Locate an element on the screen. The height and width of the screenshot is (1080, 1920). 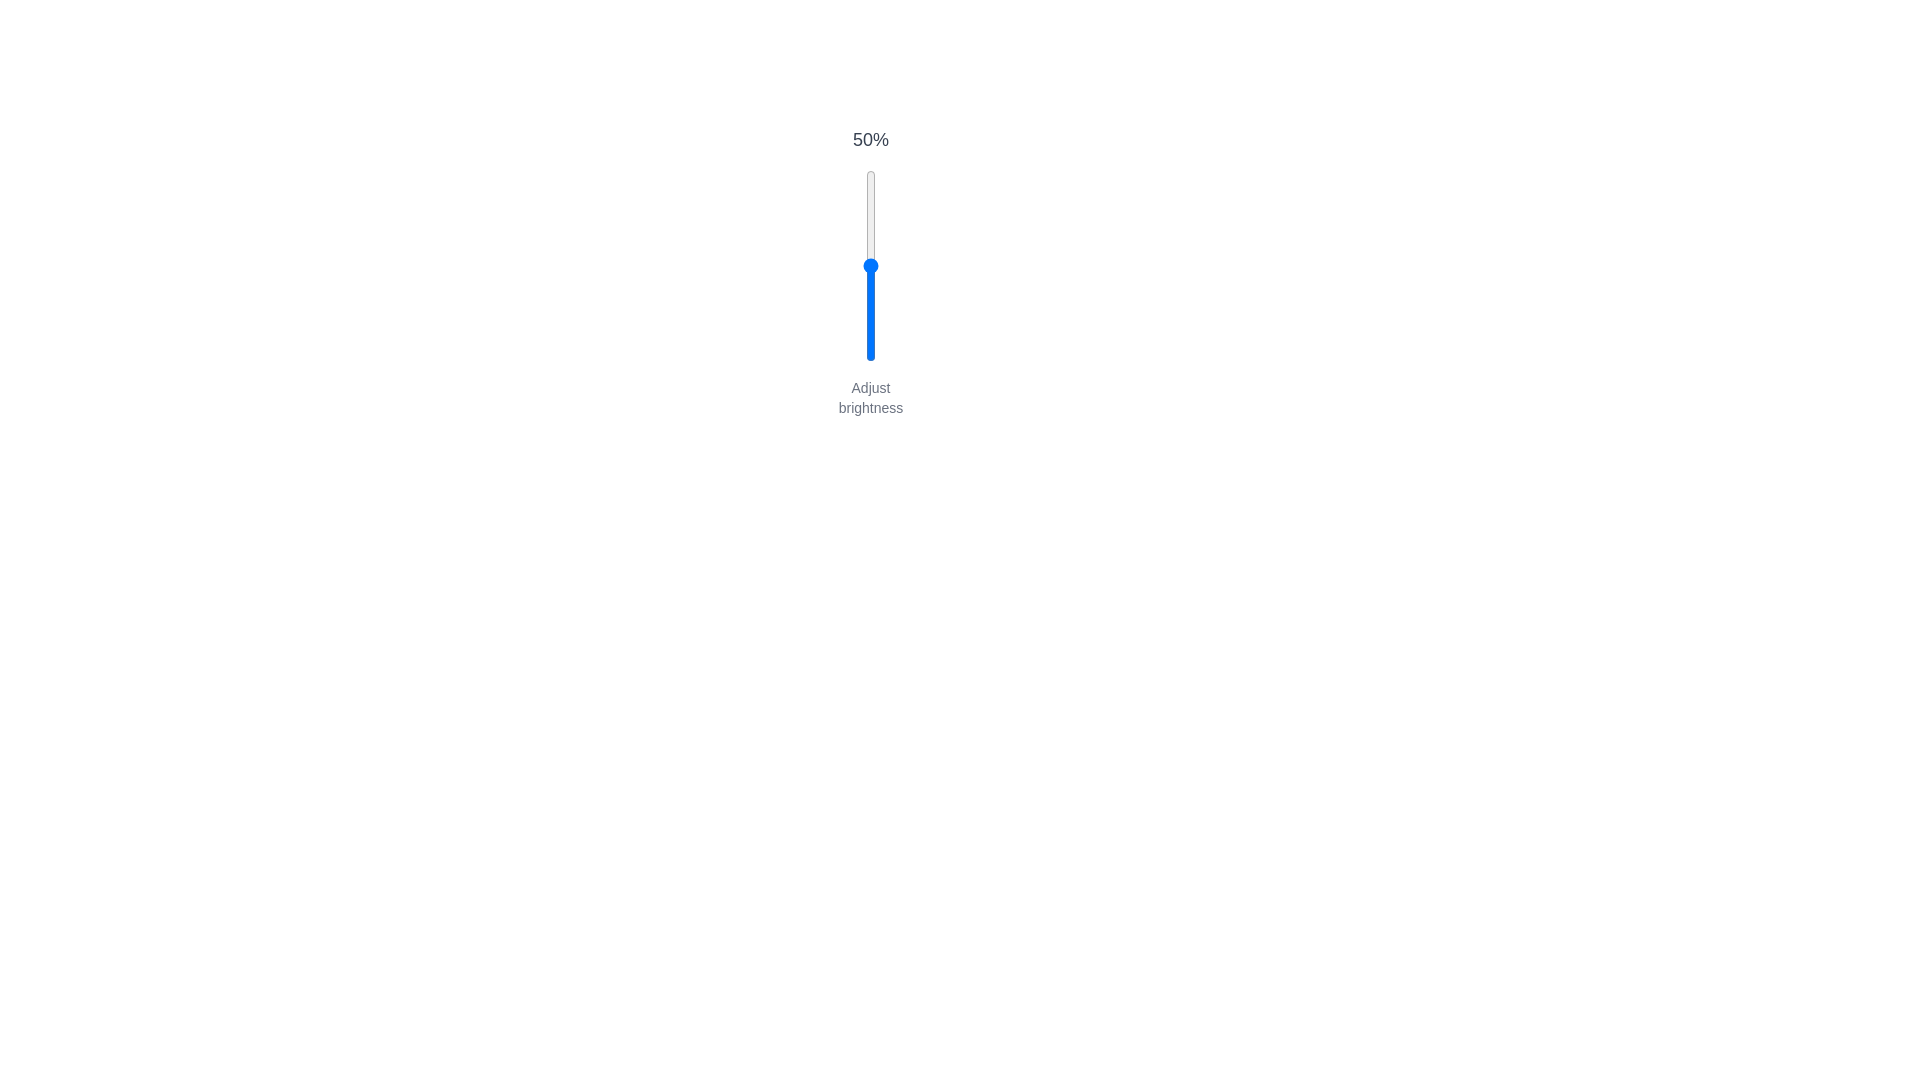
the vertical slider with a gradient handle, which is currently set to 50%, to observe the hover state effects is located at coordinates (870, 265).